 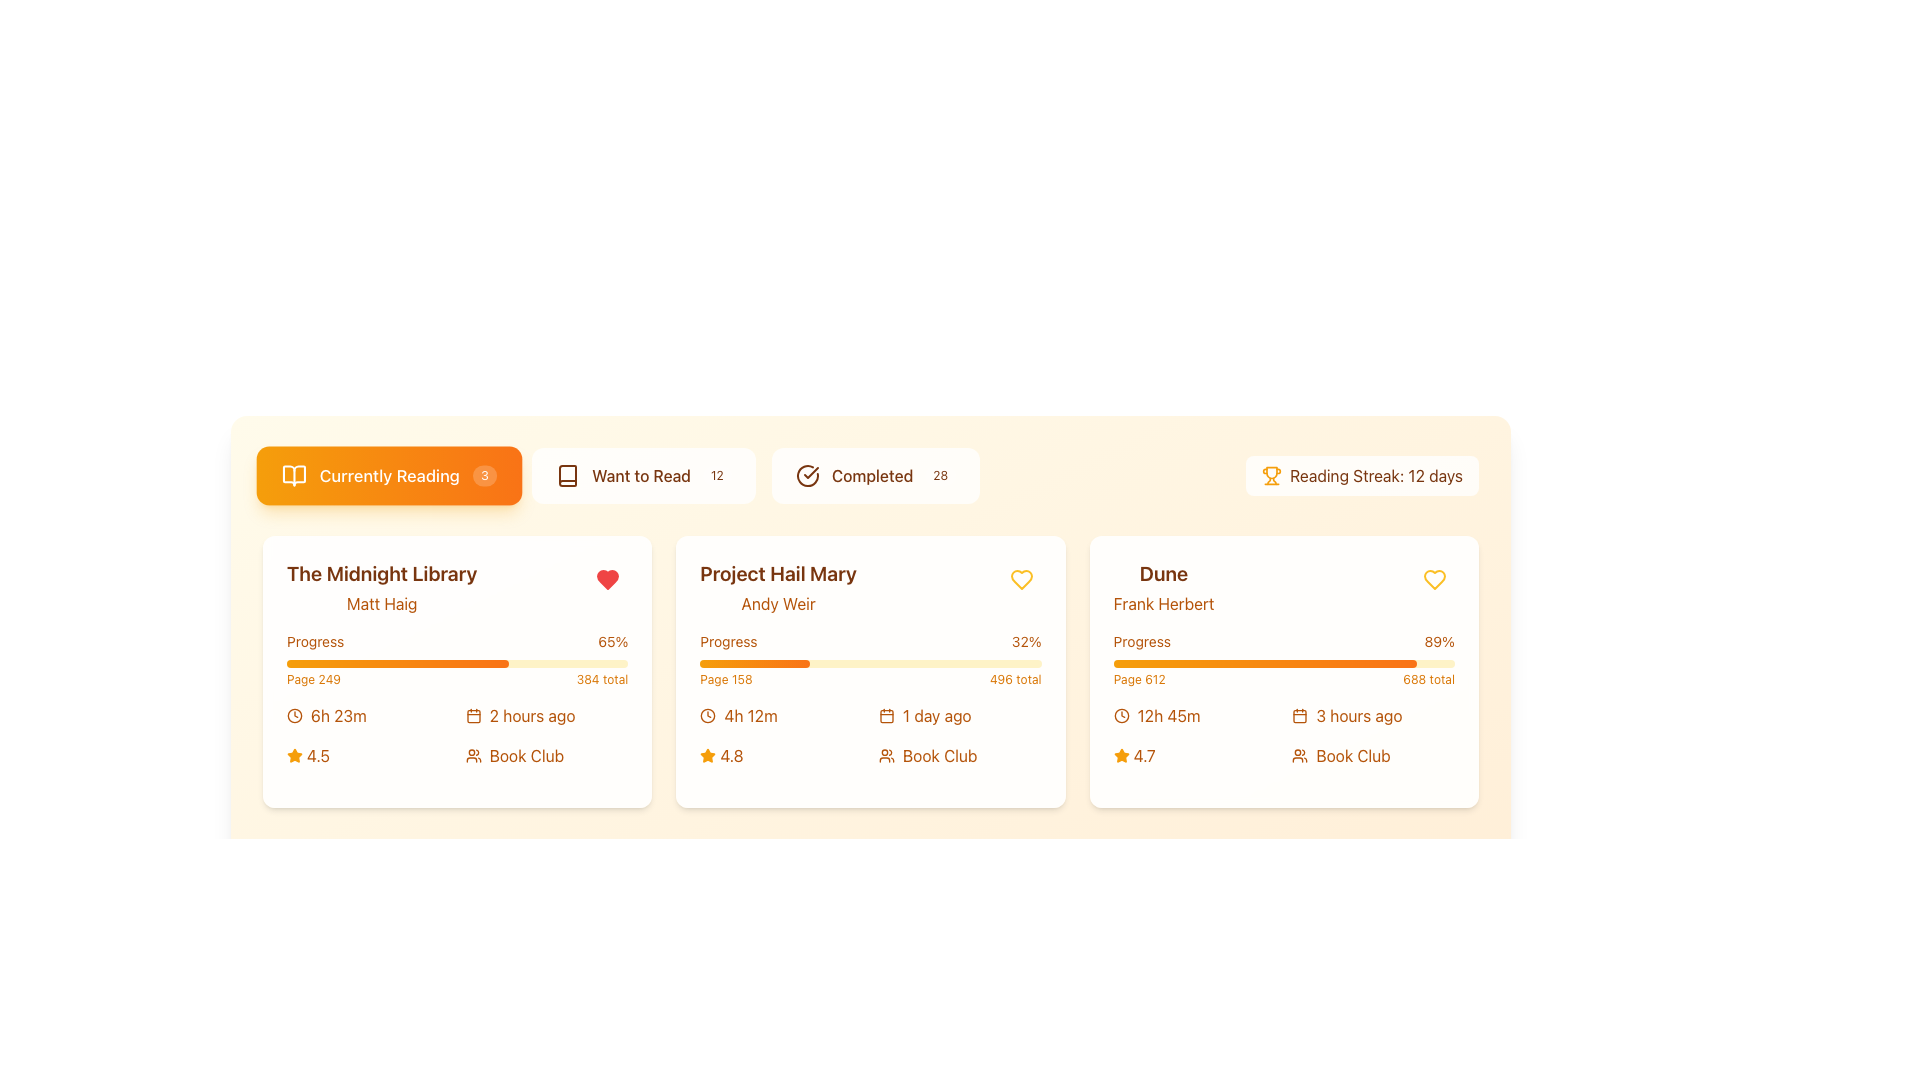 What do you see at coordinates (1163, 574) in the screenshot?
I see `the text label 'Dune' which is styled in bold and amber color, located at the top of its card layout` at bounding box center [1163, 574].